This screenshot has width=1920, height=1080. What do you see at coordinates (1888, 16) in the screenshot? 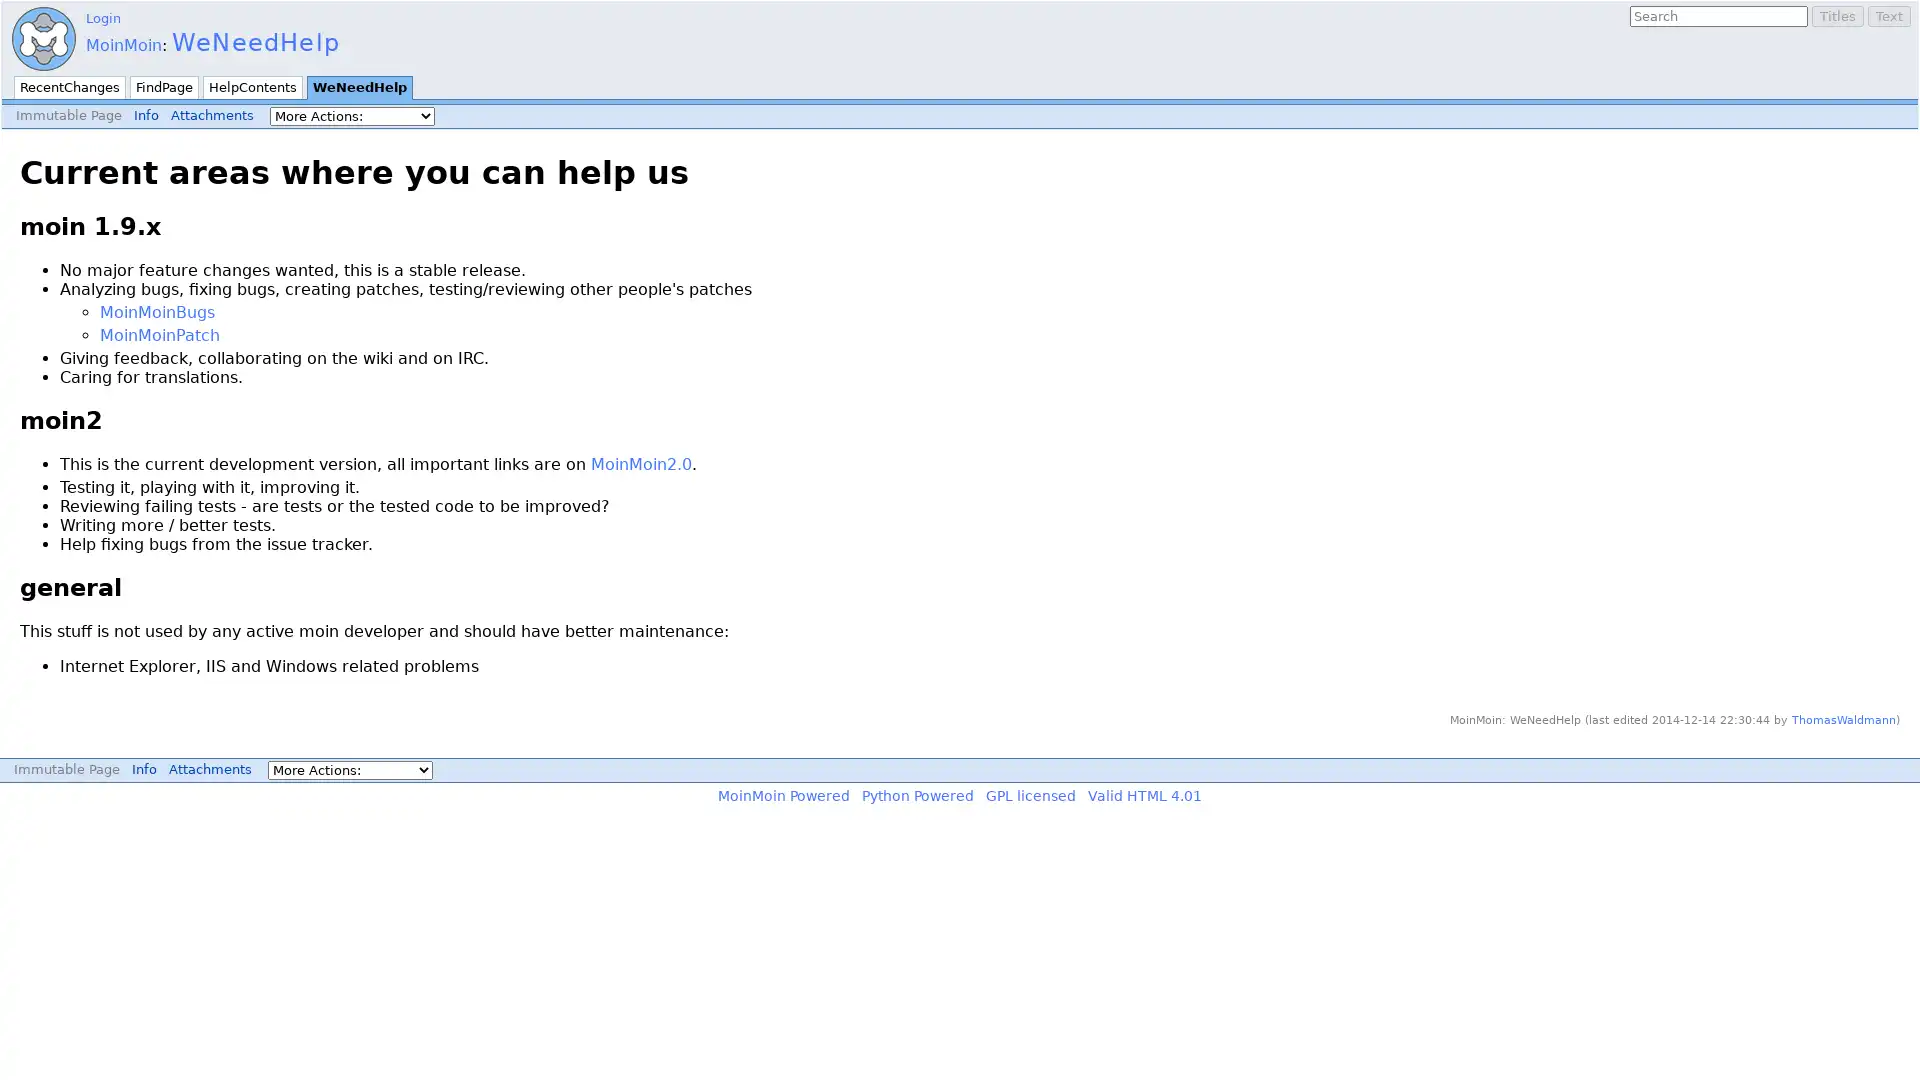
I see `Text` at bounding box center [1888, 16].